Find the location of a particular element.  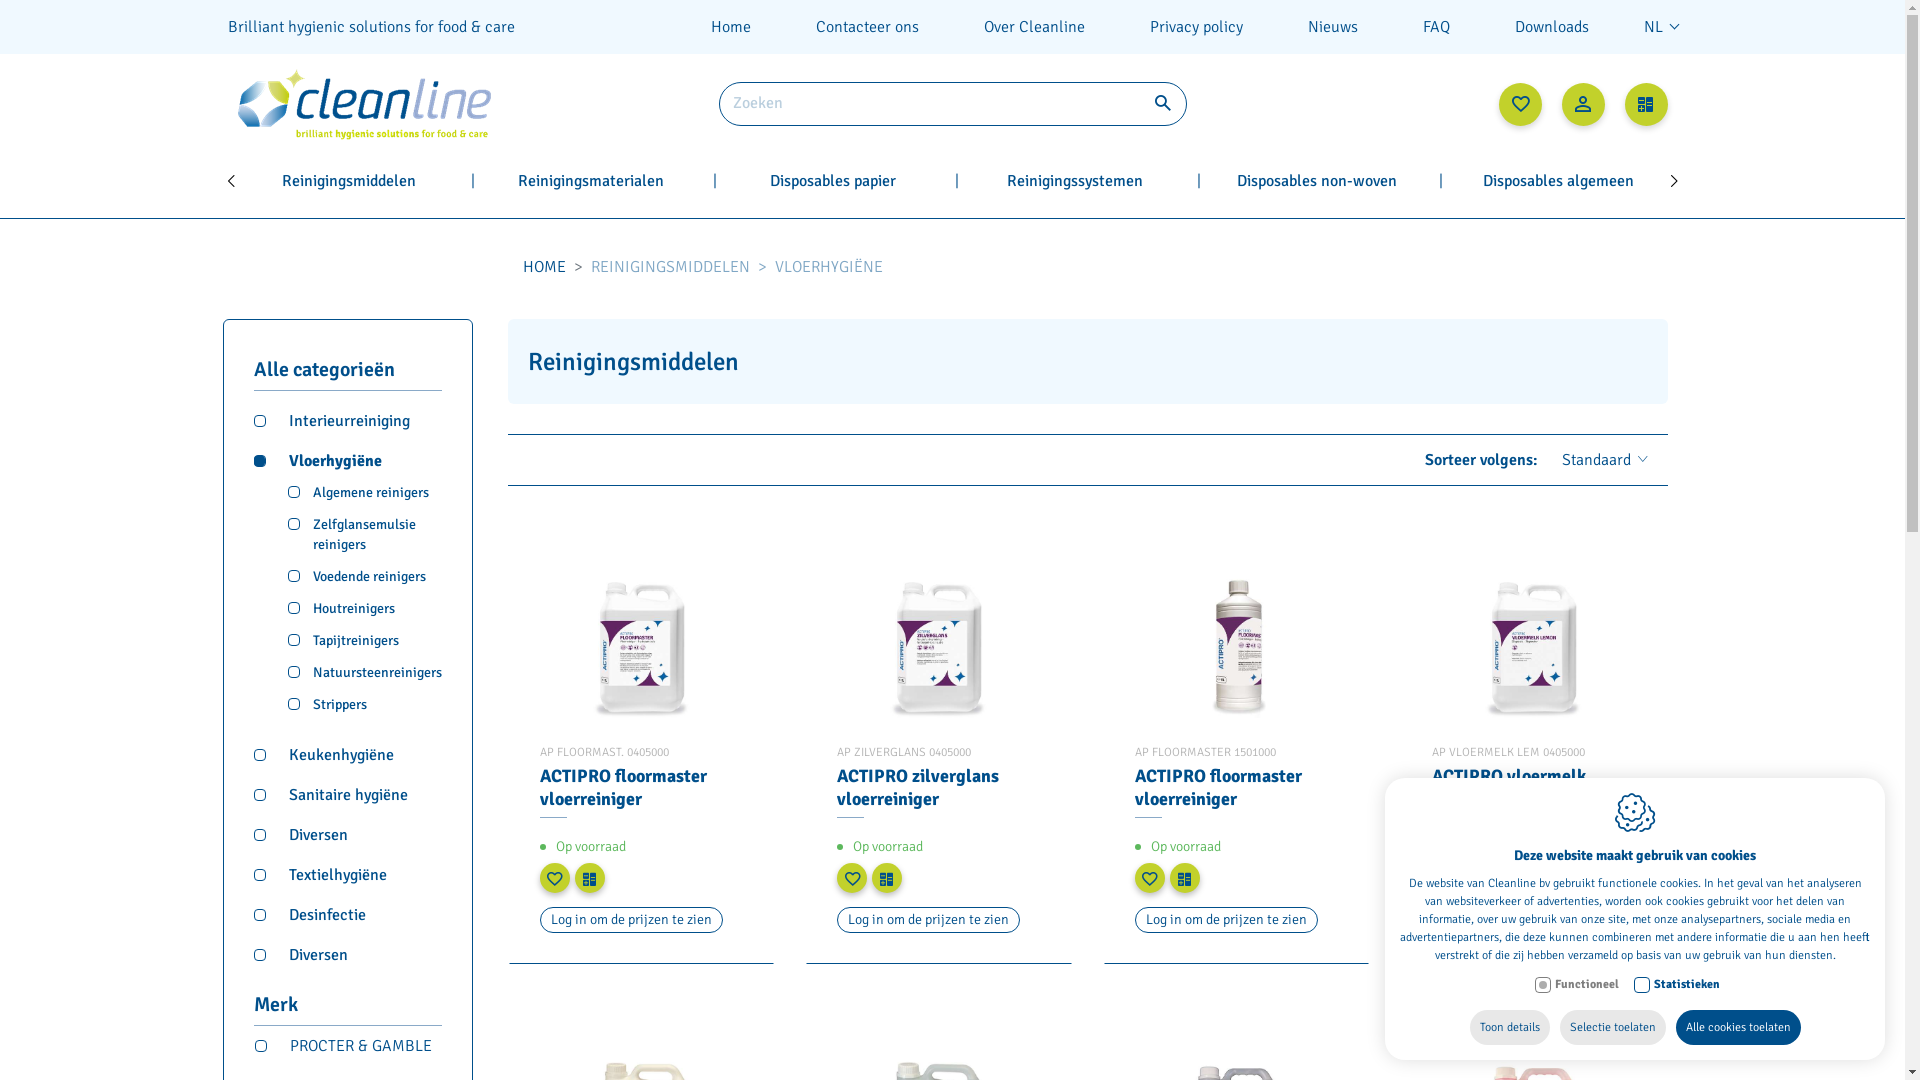

'Contacteer ons' is located at coordinates (810, 27).